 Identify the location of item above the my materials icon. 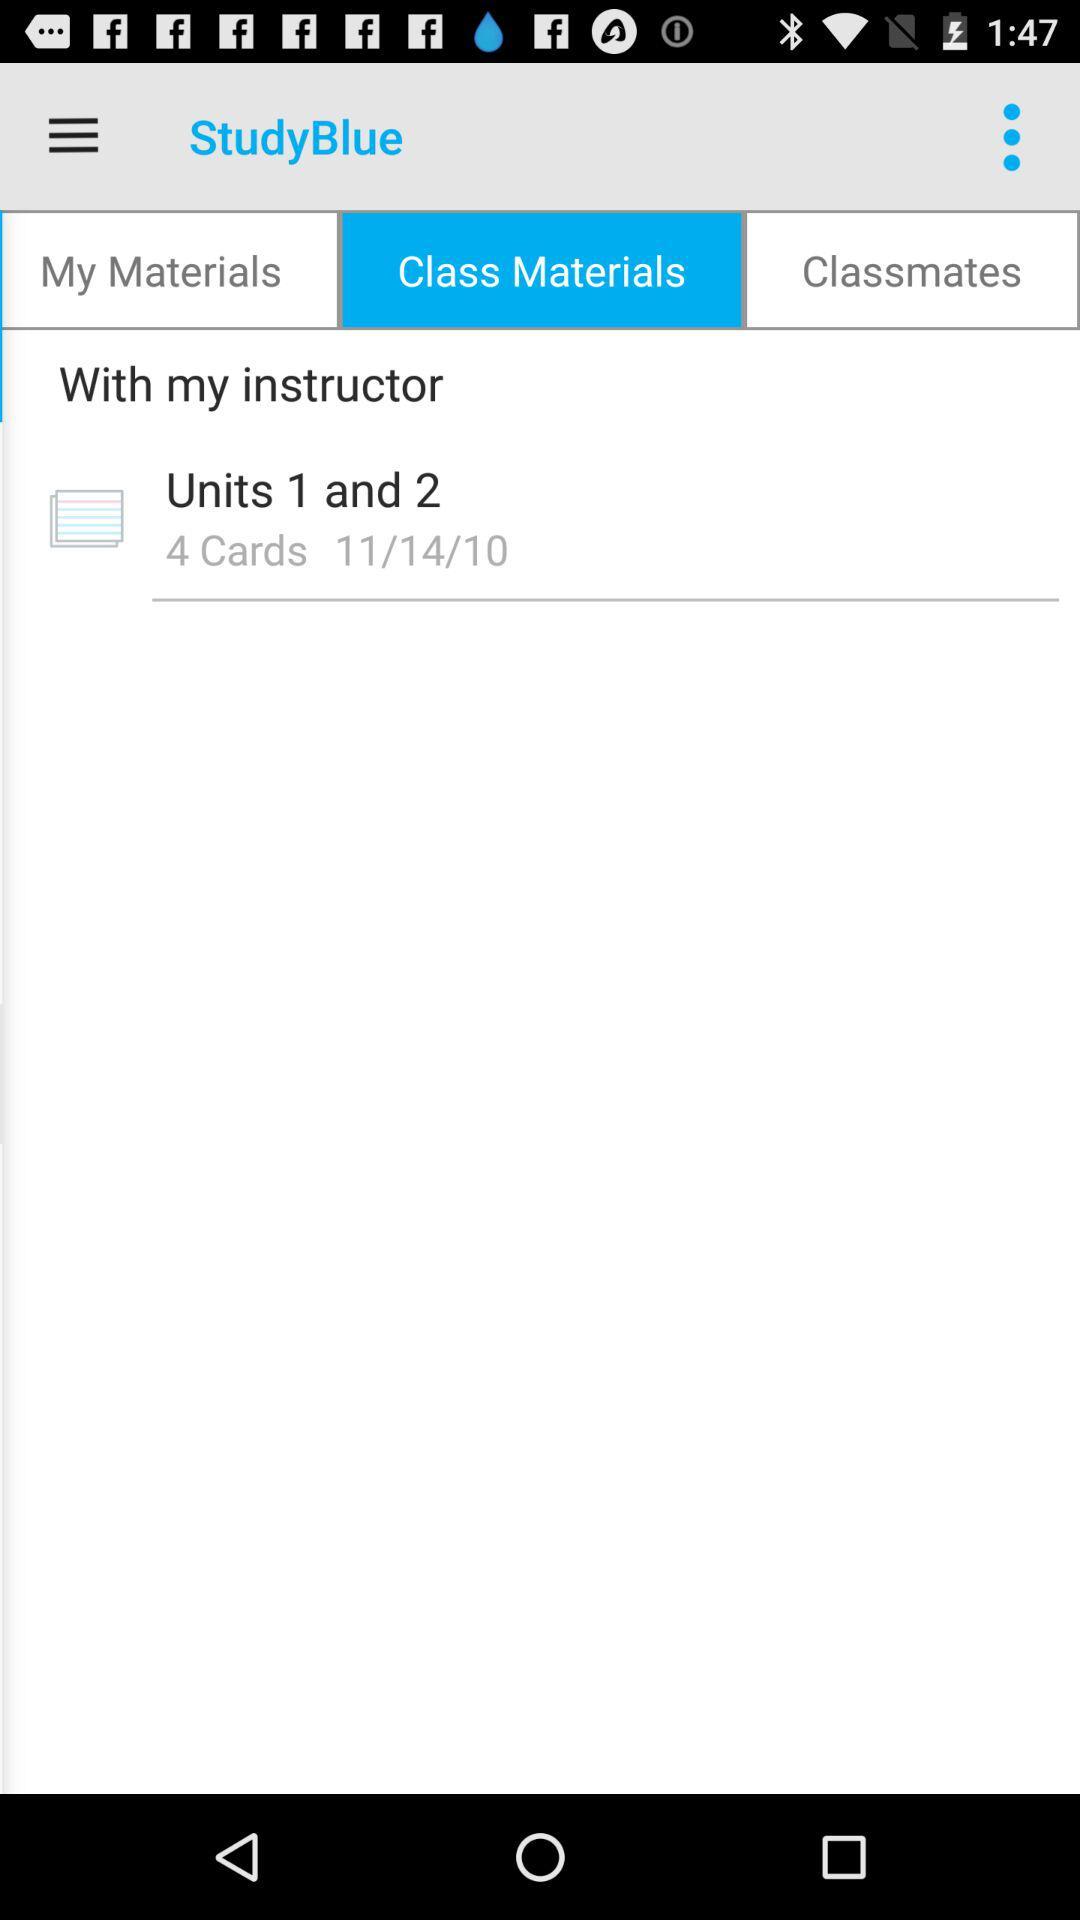
(72, 135).